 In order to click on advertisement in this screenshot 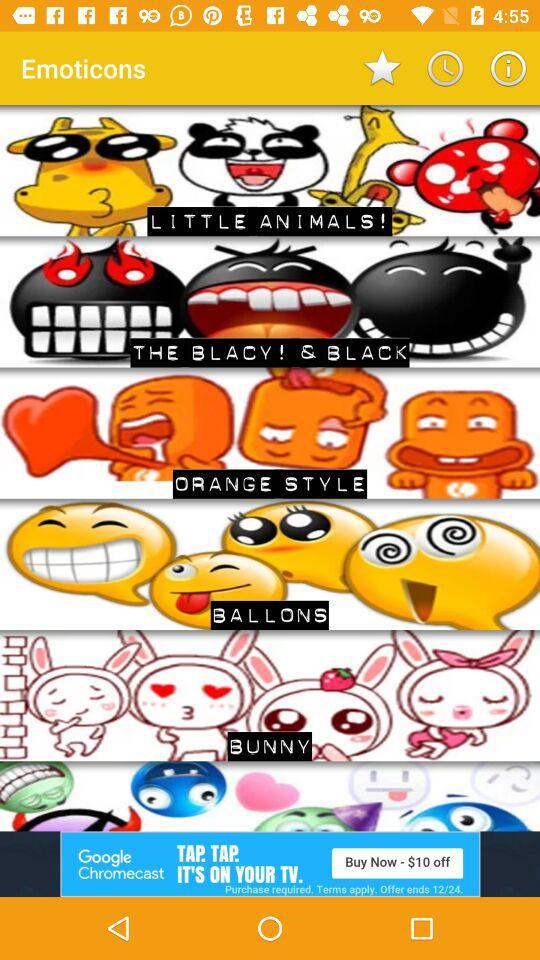, I will do `click(270, 863)`.